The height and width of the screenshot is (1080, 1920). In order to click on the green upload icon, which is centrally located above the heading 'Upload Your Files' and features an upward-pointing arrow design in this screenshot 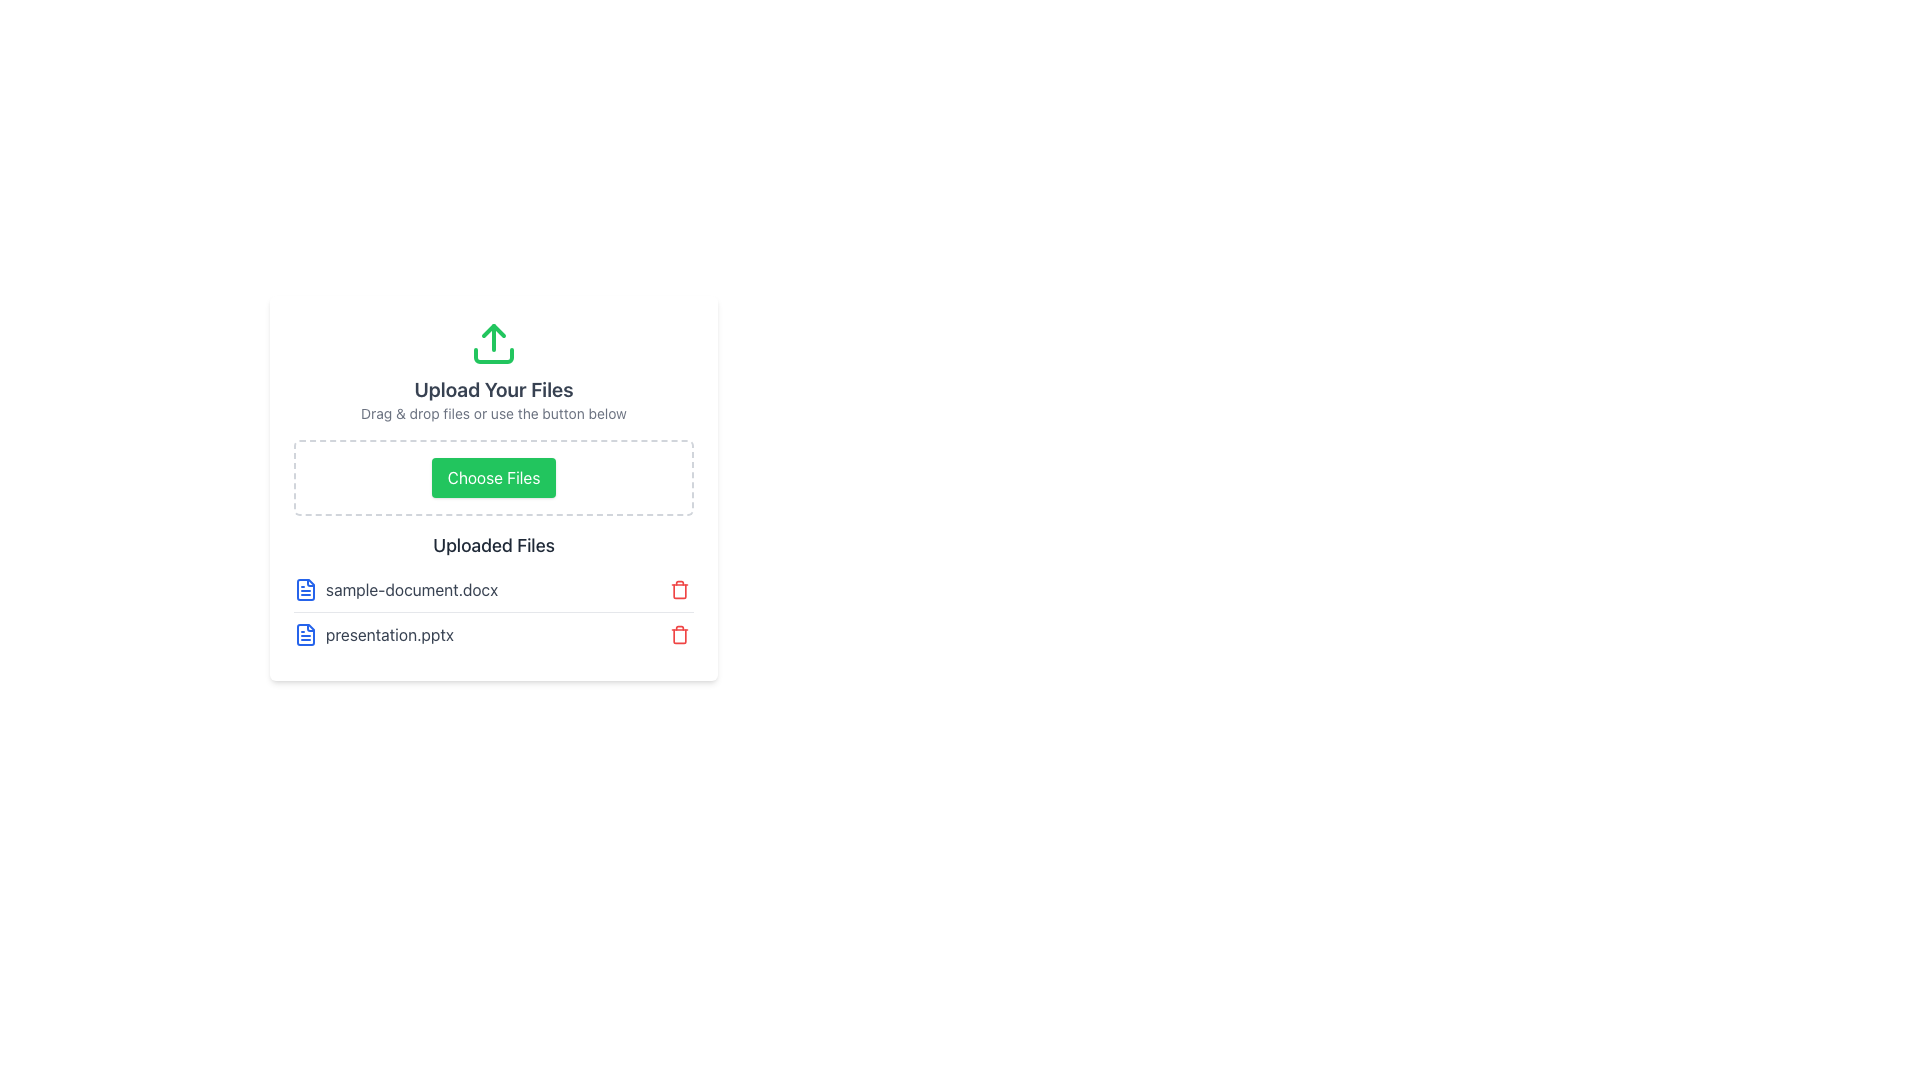, I will do `click(494, 342)`.